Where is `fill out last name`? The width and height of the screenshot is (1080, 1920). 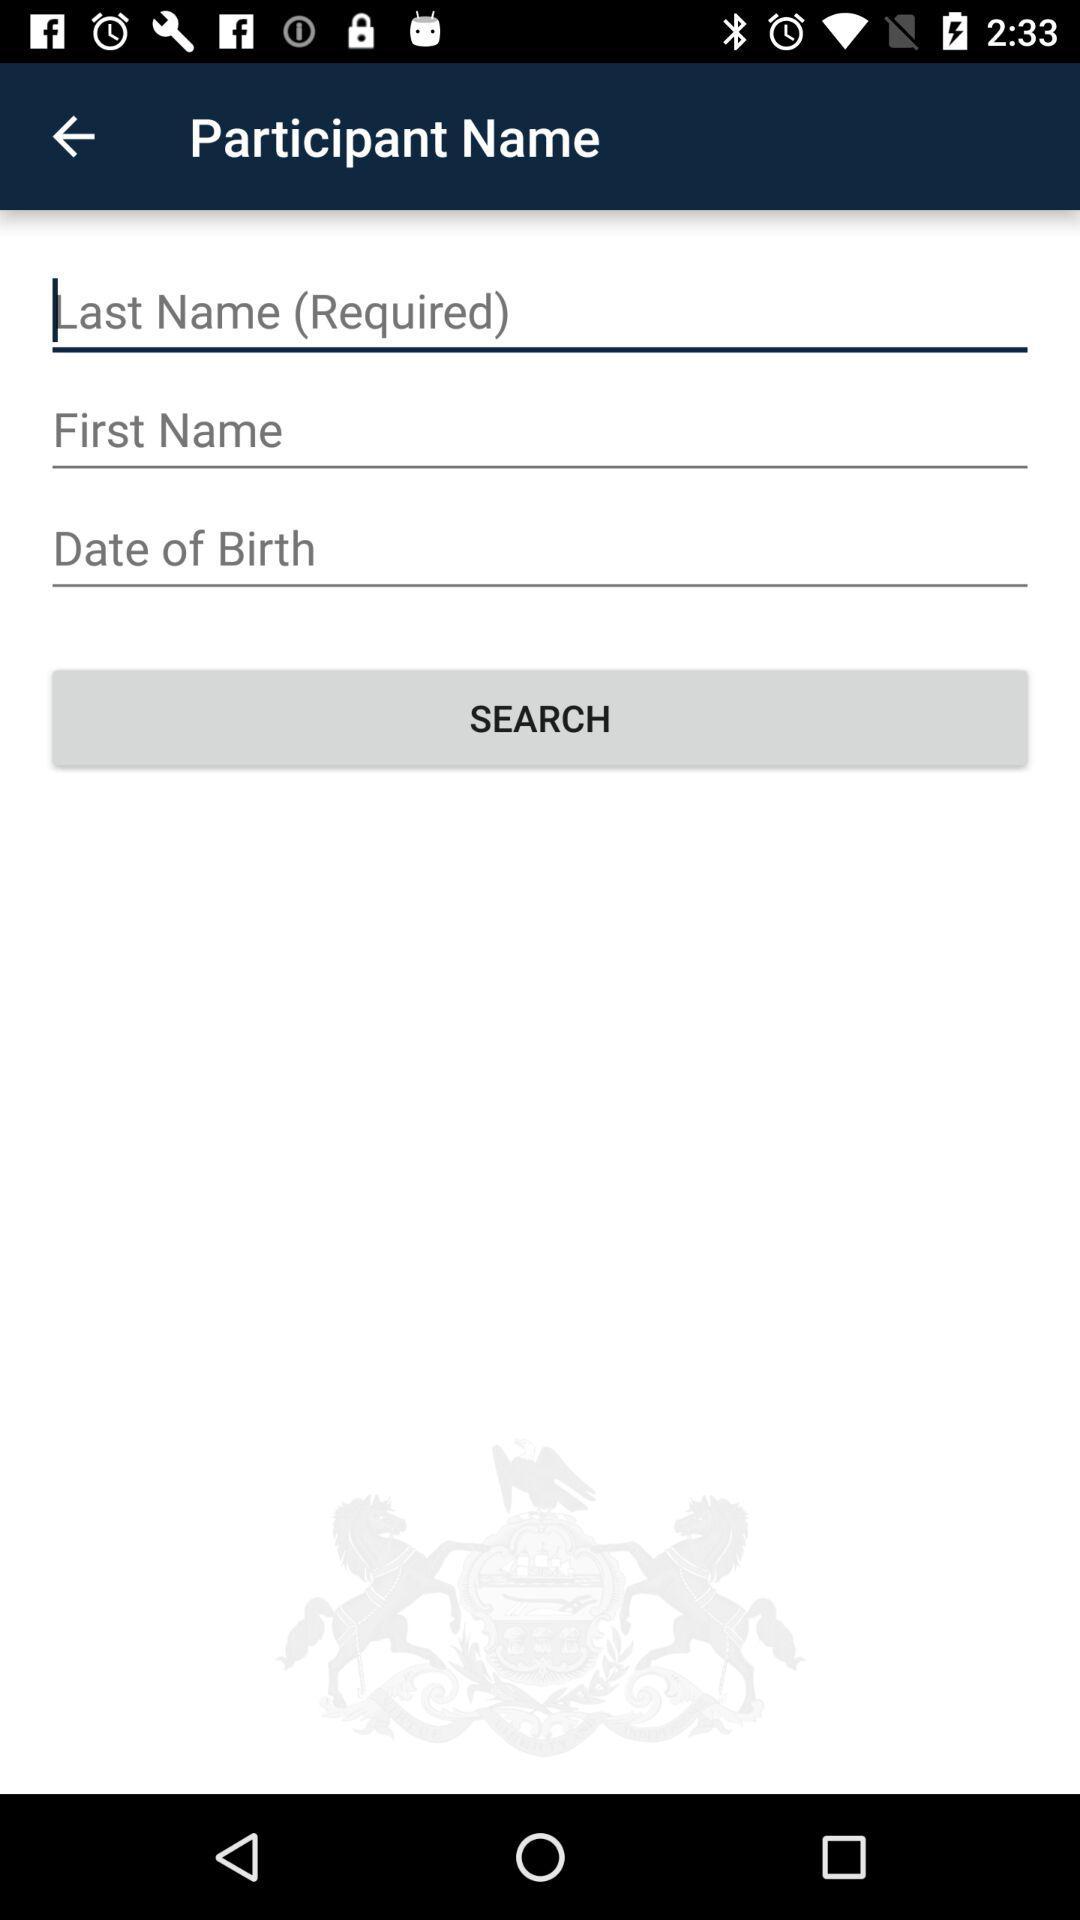 fill out last name is located at coordinates (540, 310).